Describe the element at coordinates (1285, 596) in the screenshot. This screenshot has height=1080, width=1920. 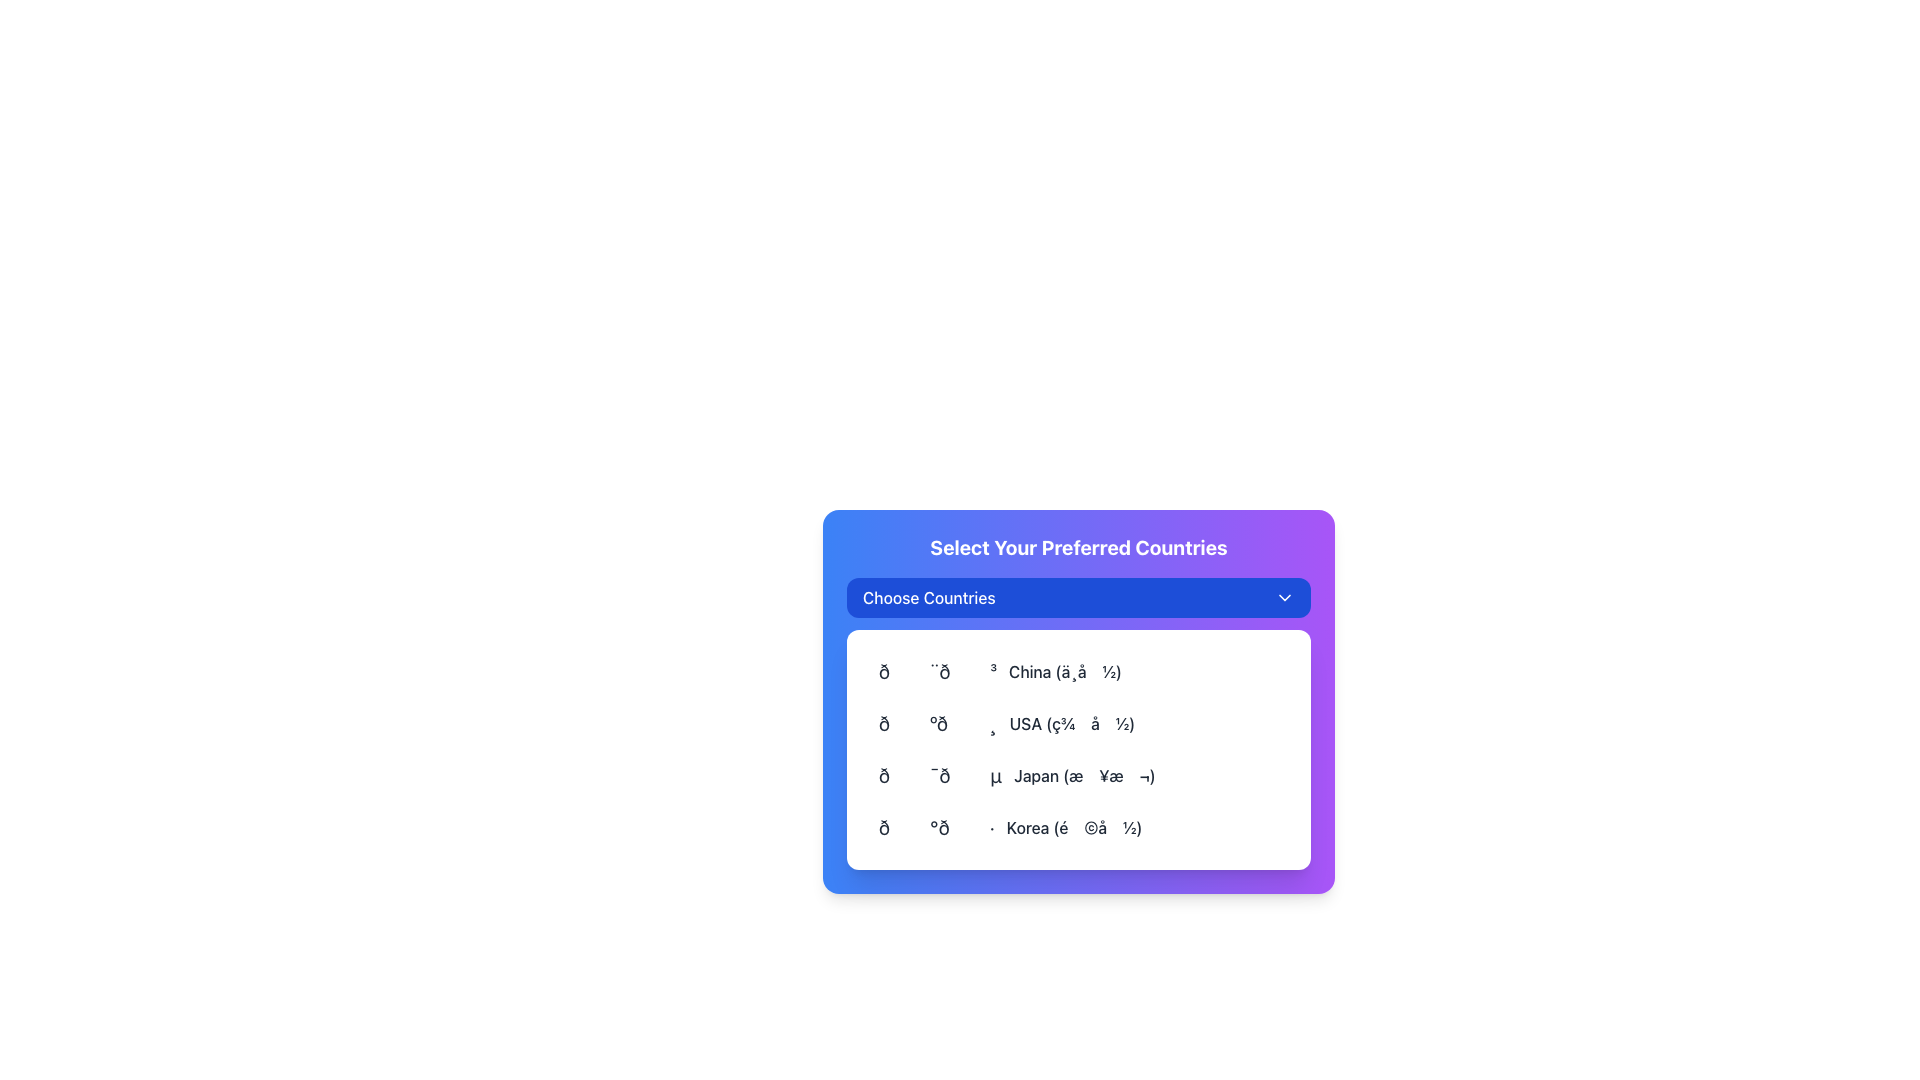
I see `the downward-facing chevron icon, which is located to the right of the 'Choose Countries' label` at that location.